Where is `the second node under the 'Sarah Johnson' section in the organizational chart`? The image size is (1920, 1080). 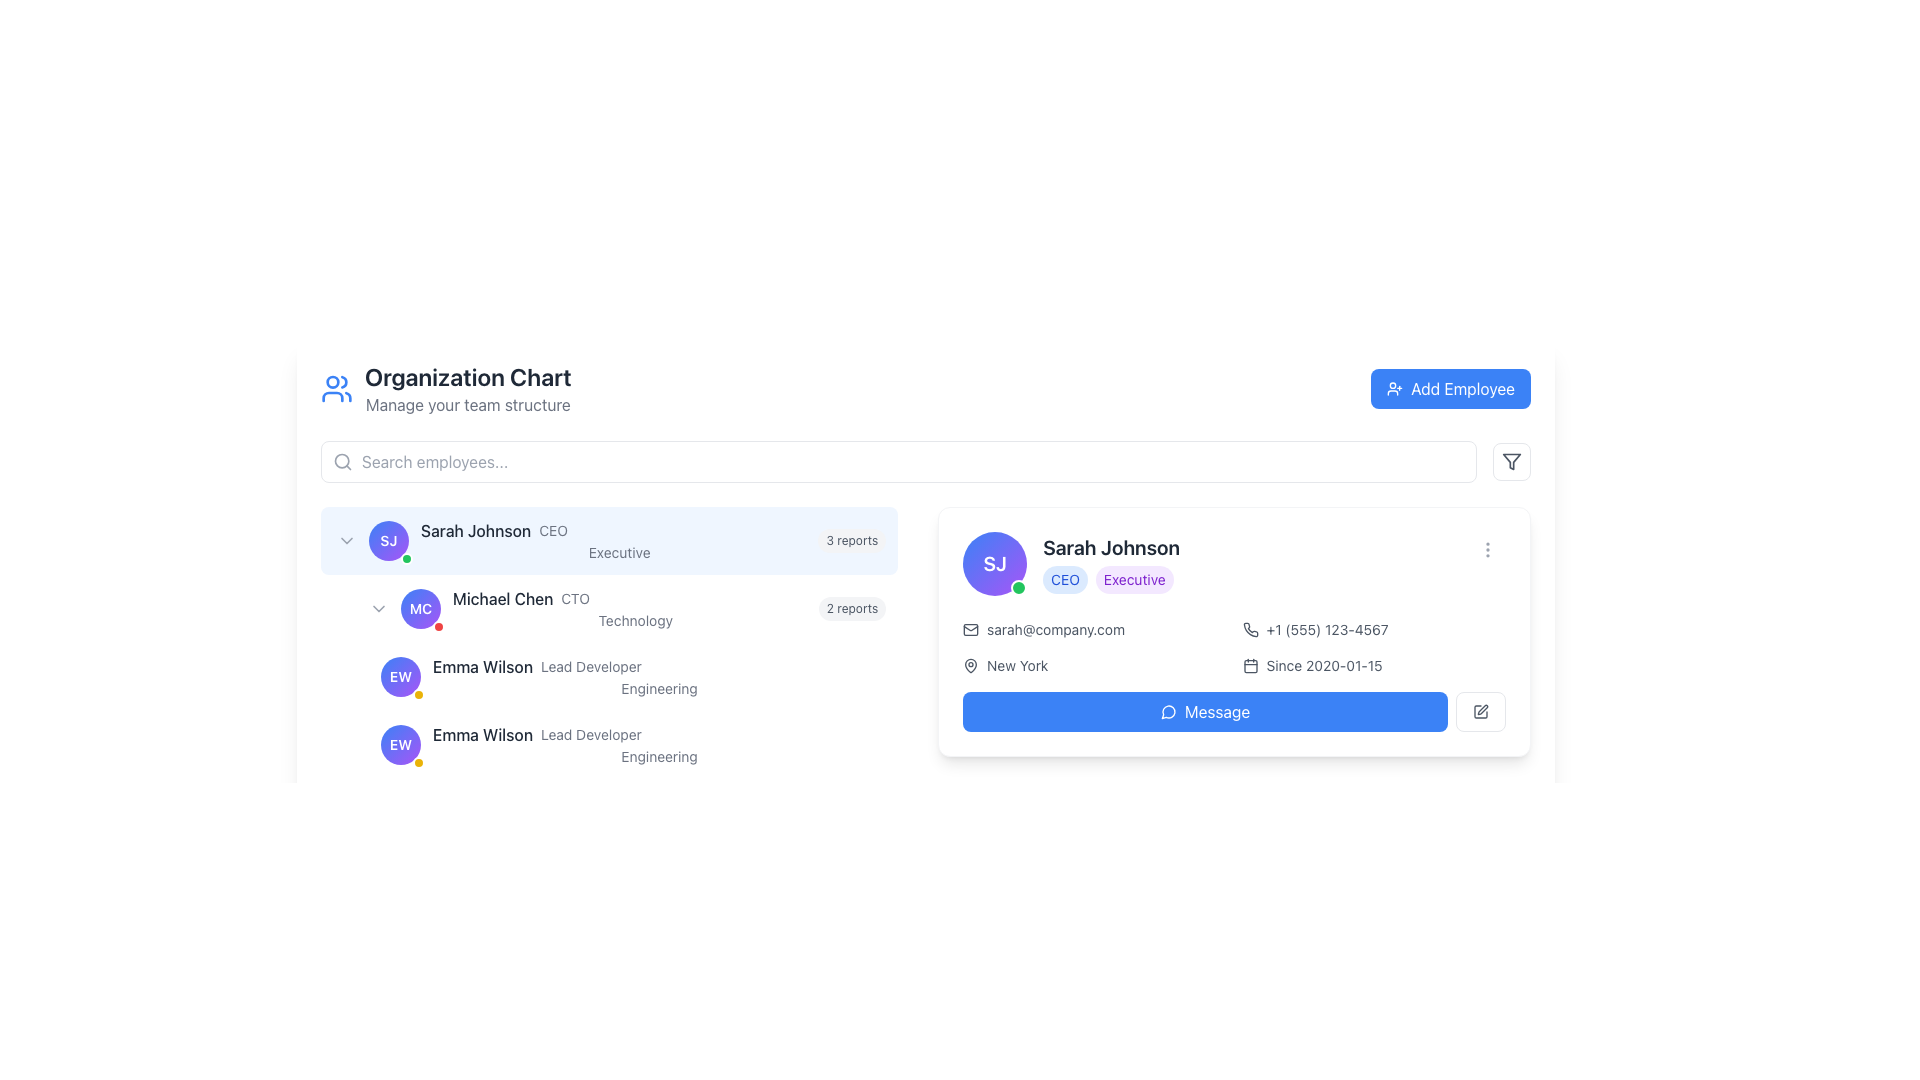
the second node under the 'Sarah Johnson' section in the organizational chart is located at coordinates (608, 643).